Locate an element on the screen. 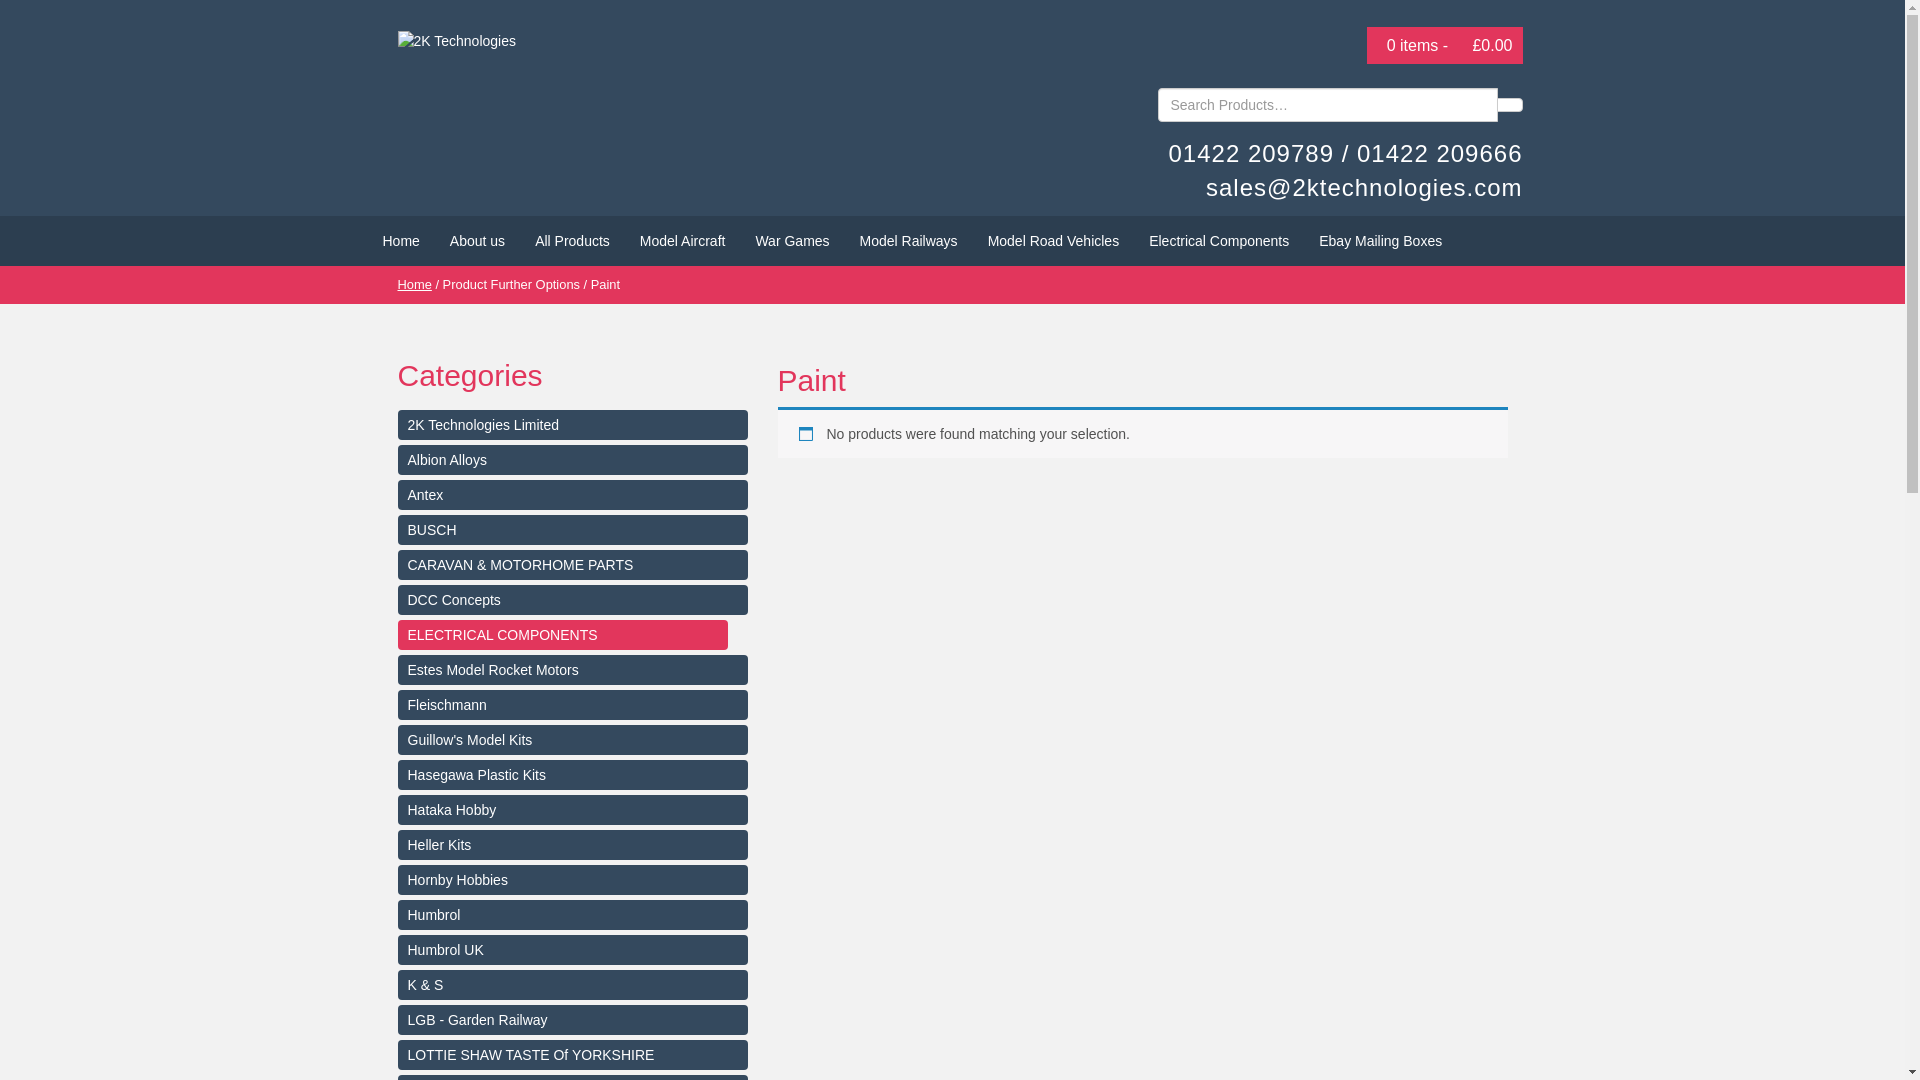 Image resolution: width=1920 pixels, height=1080 pixels. 'Hornby Hobbies' is located at coordinates (571, 878).